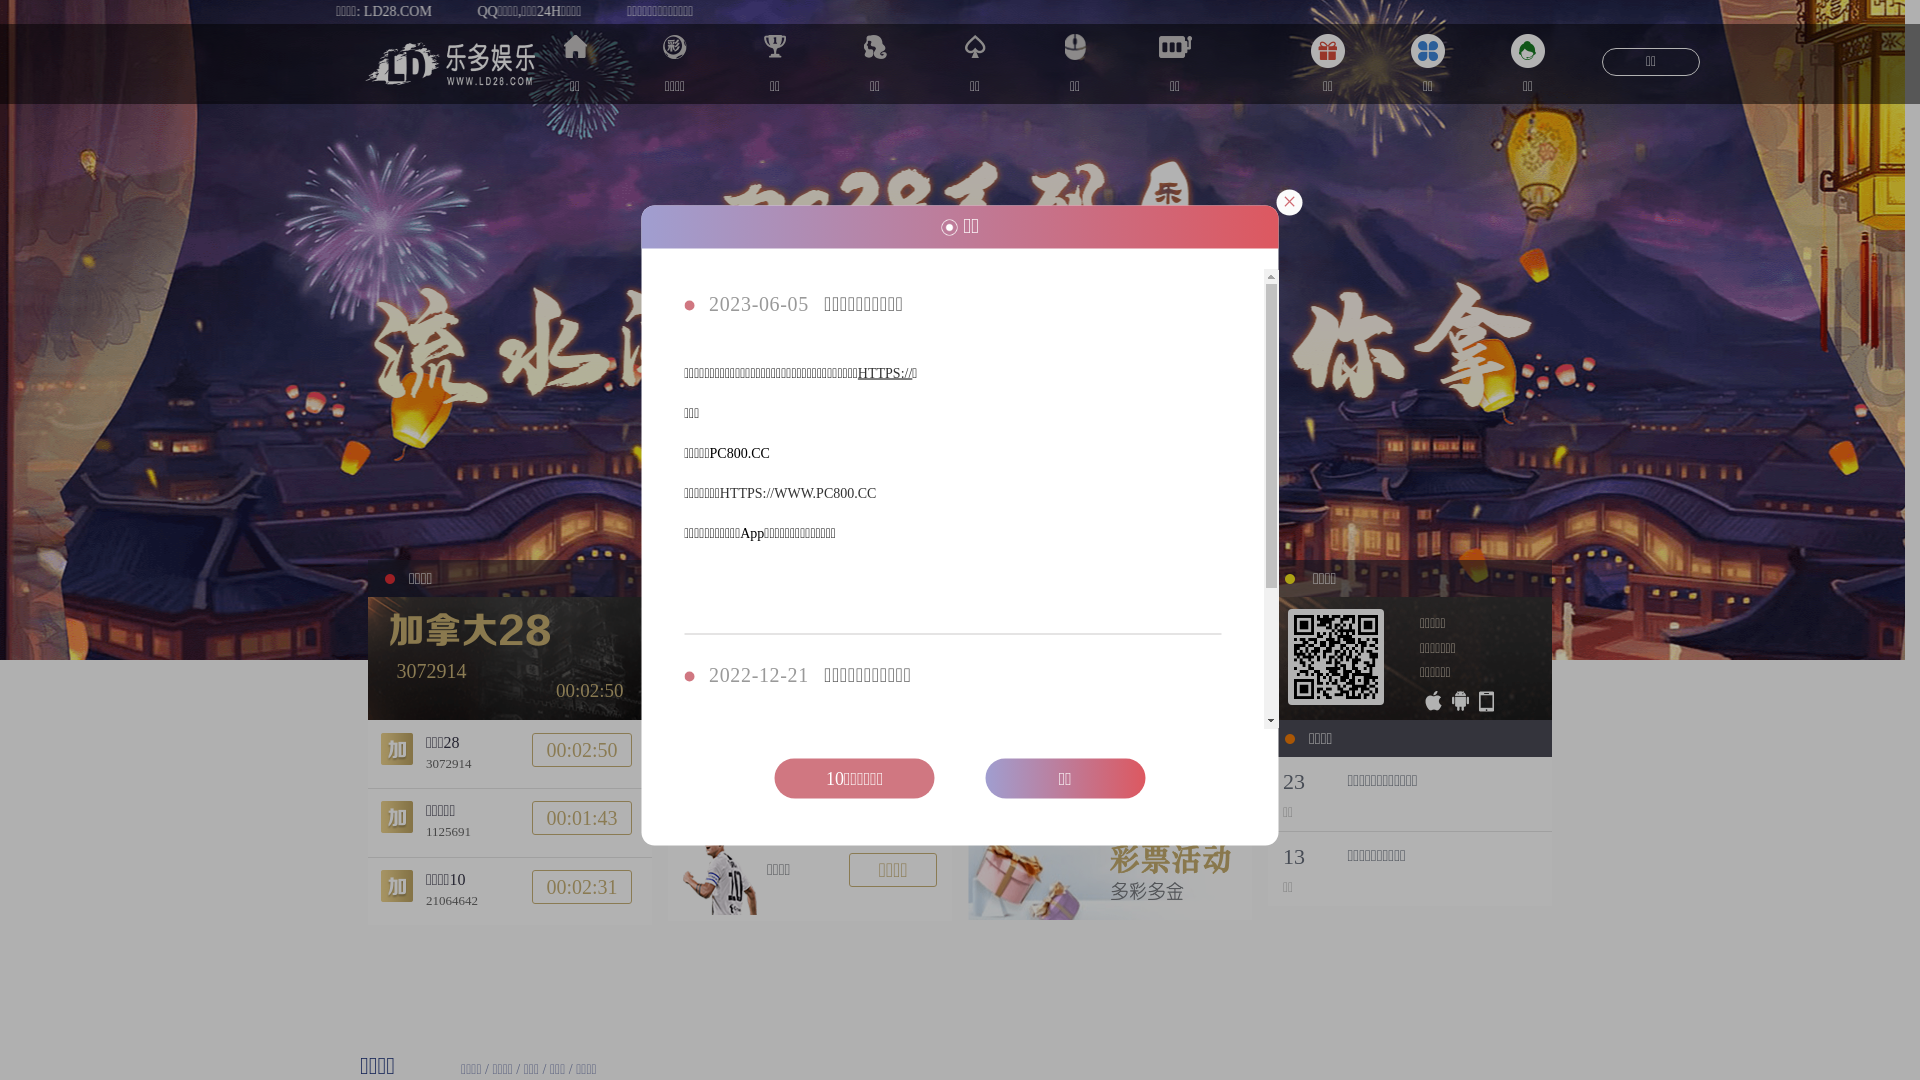 Image resolution: width=1920 pixels, height=1080 pixels. I want to click on '00:01:44', so click(580, 817).